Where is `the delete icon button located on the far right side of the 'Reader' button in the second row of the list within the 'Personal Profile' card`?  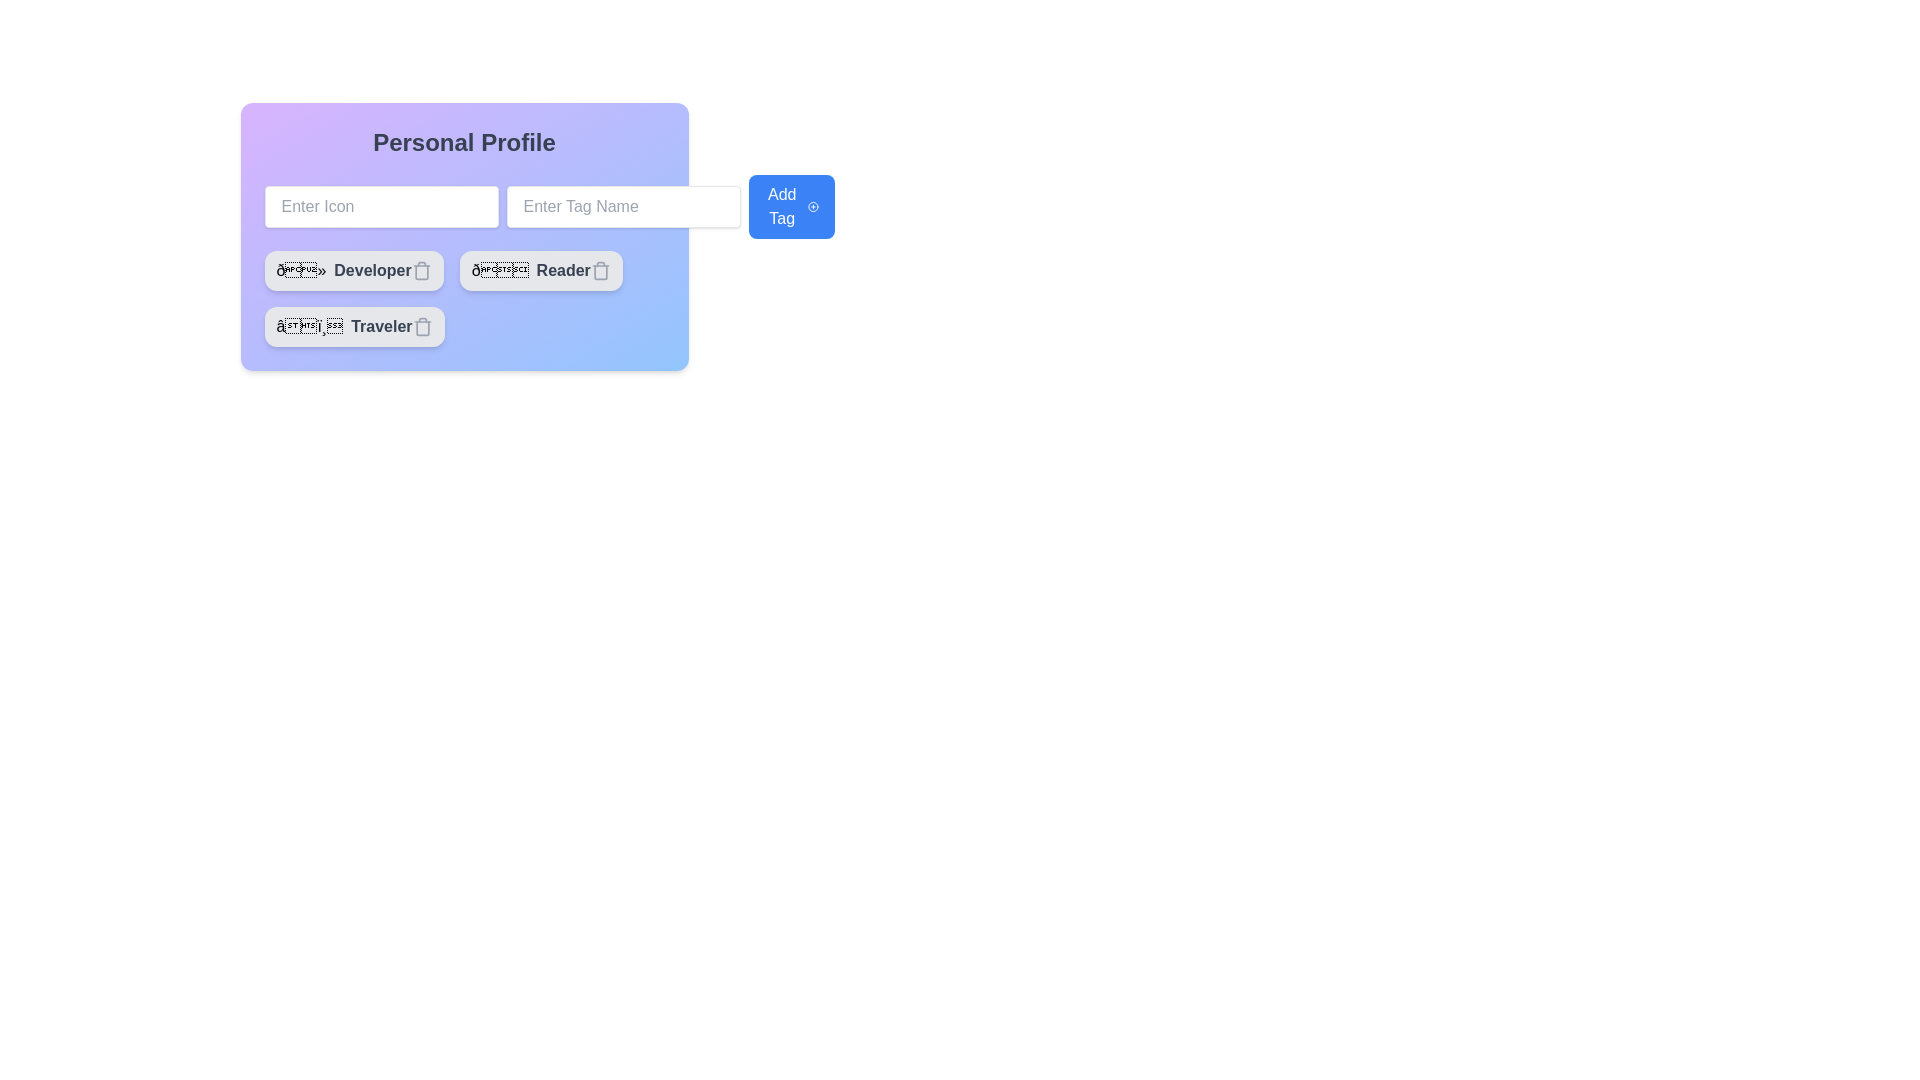
the delete icon button located on the far right side of the 'Reader' button in the second row of the list within the 'Personal Profile' card is located at coordinates (599, 270).